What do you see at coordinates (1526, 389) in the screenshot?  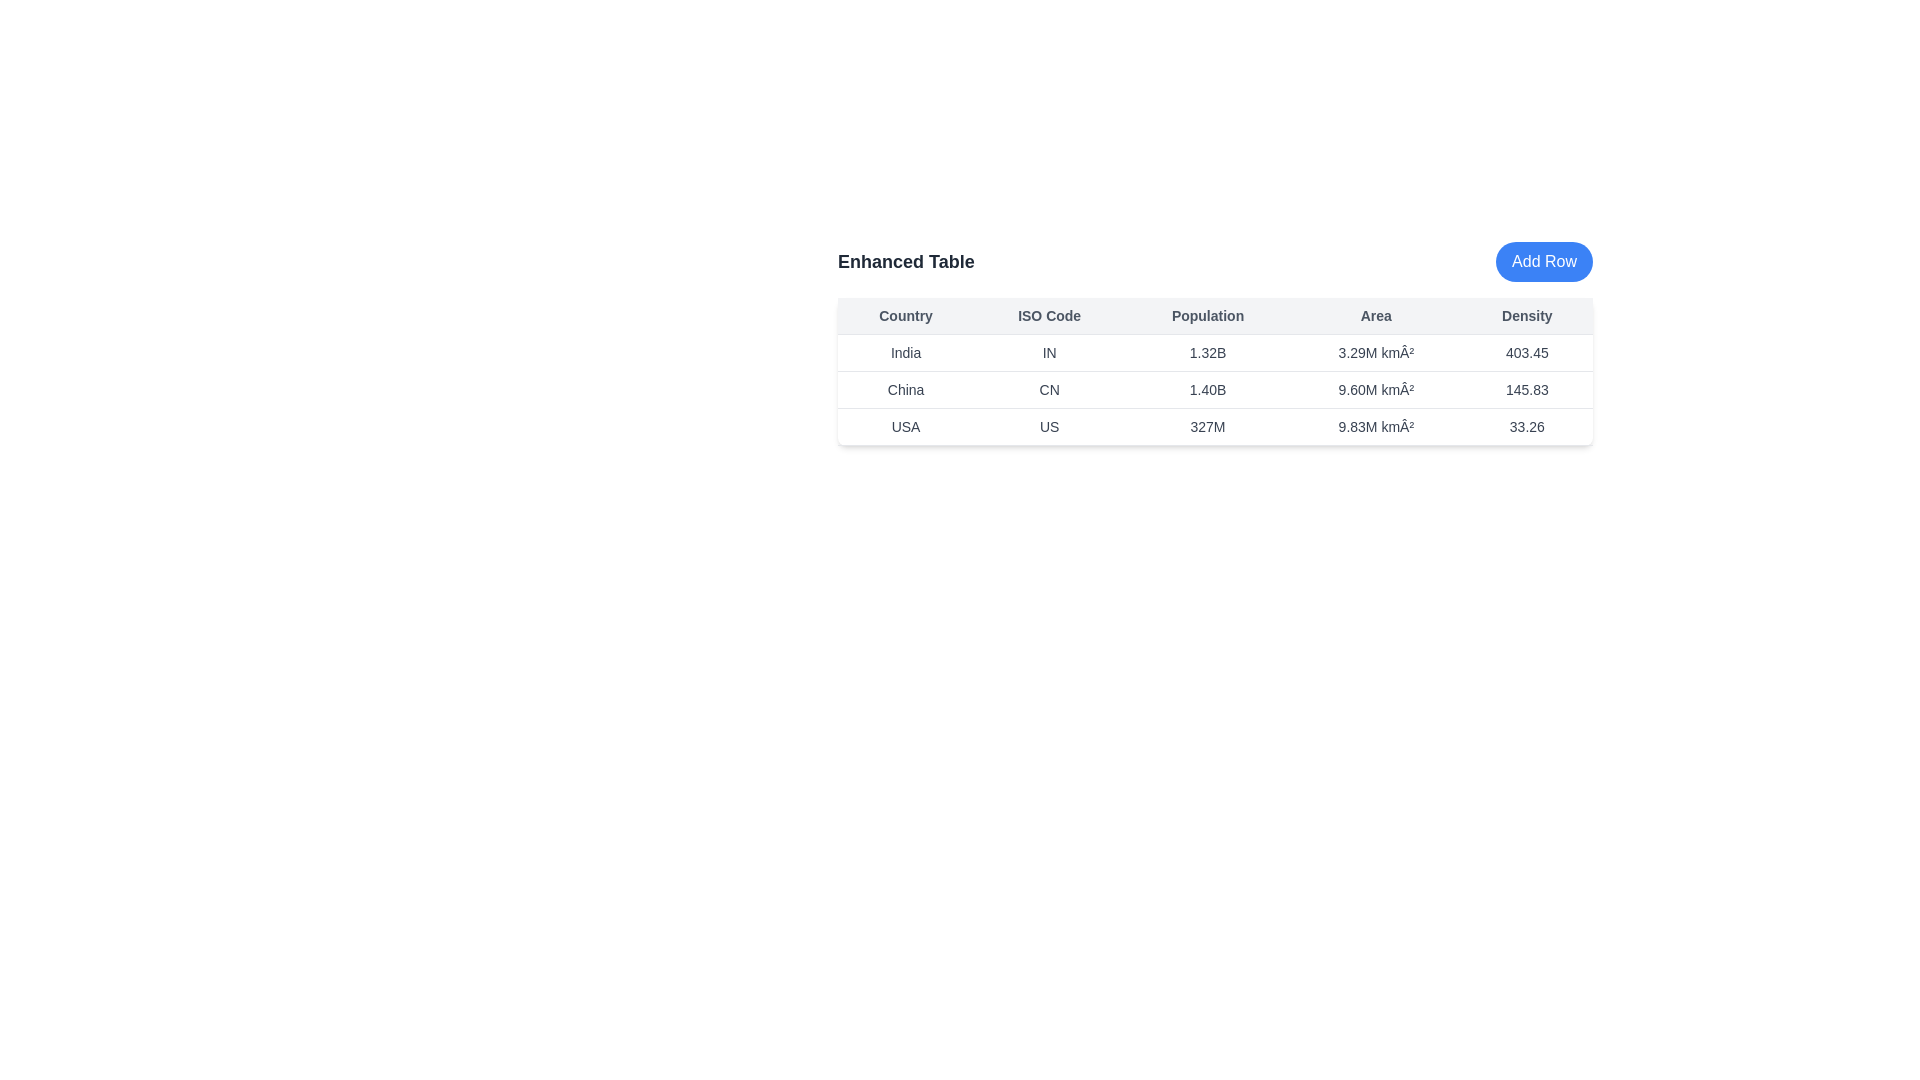 I see `the text element displaying the population density value for China, located in the last column of the second row of the table` at bounding box center [1526, 389].